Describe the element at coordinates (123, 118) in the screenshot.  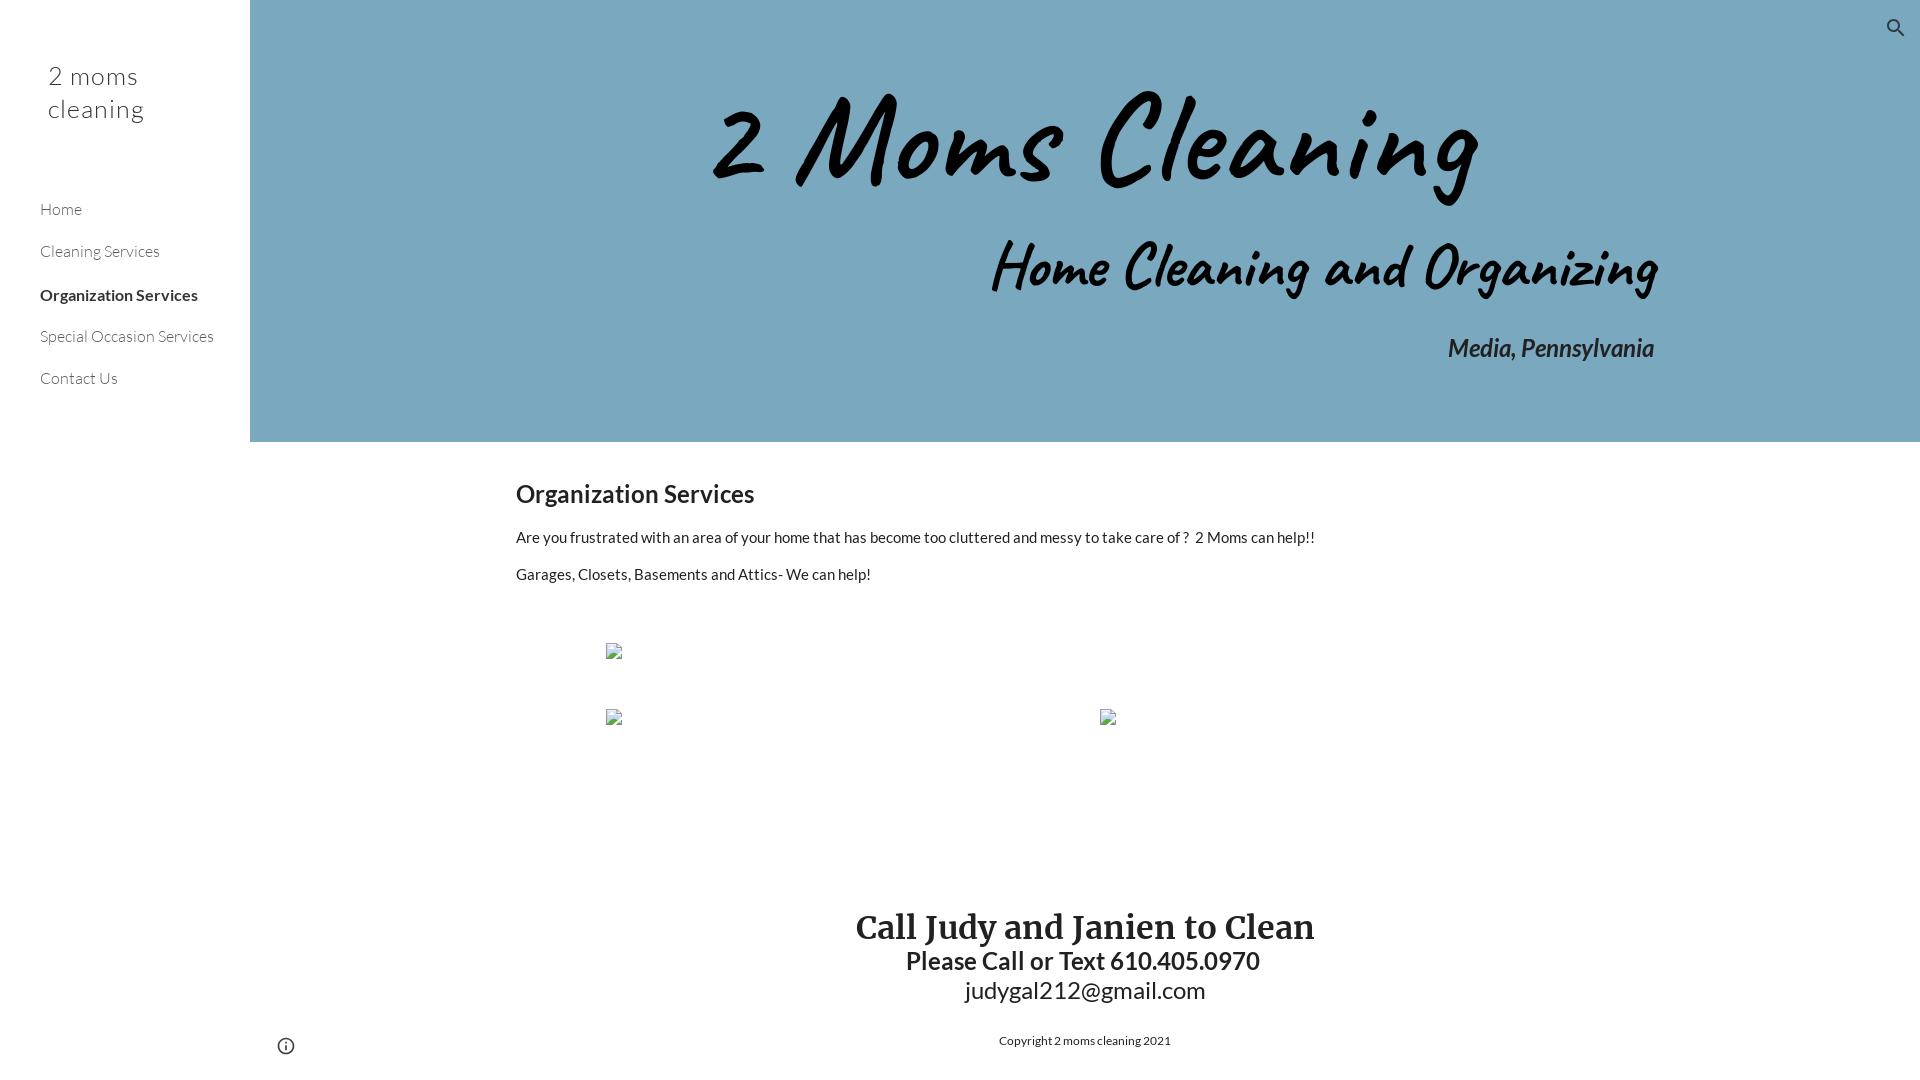
I see `'2 moms cleaning'` at that location.